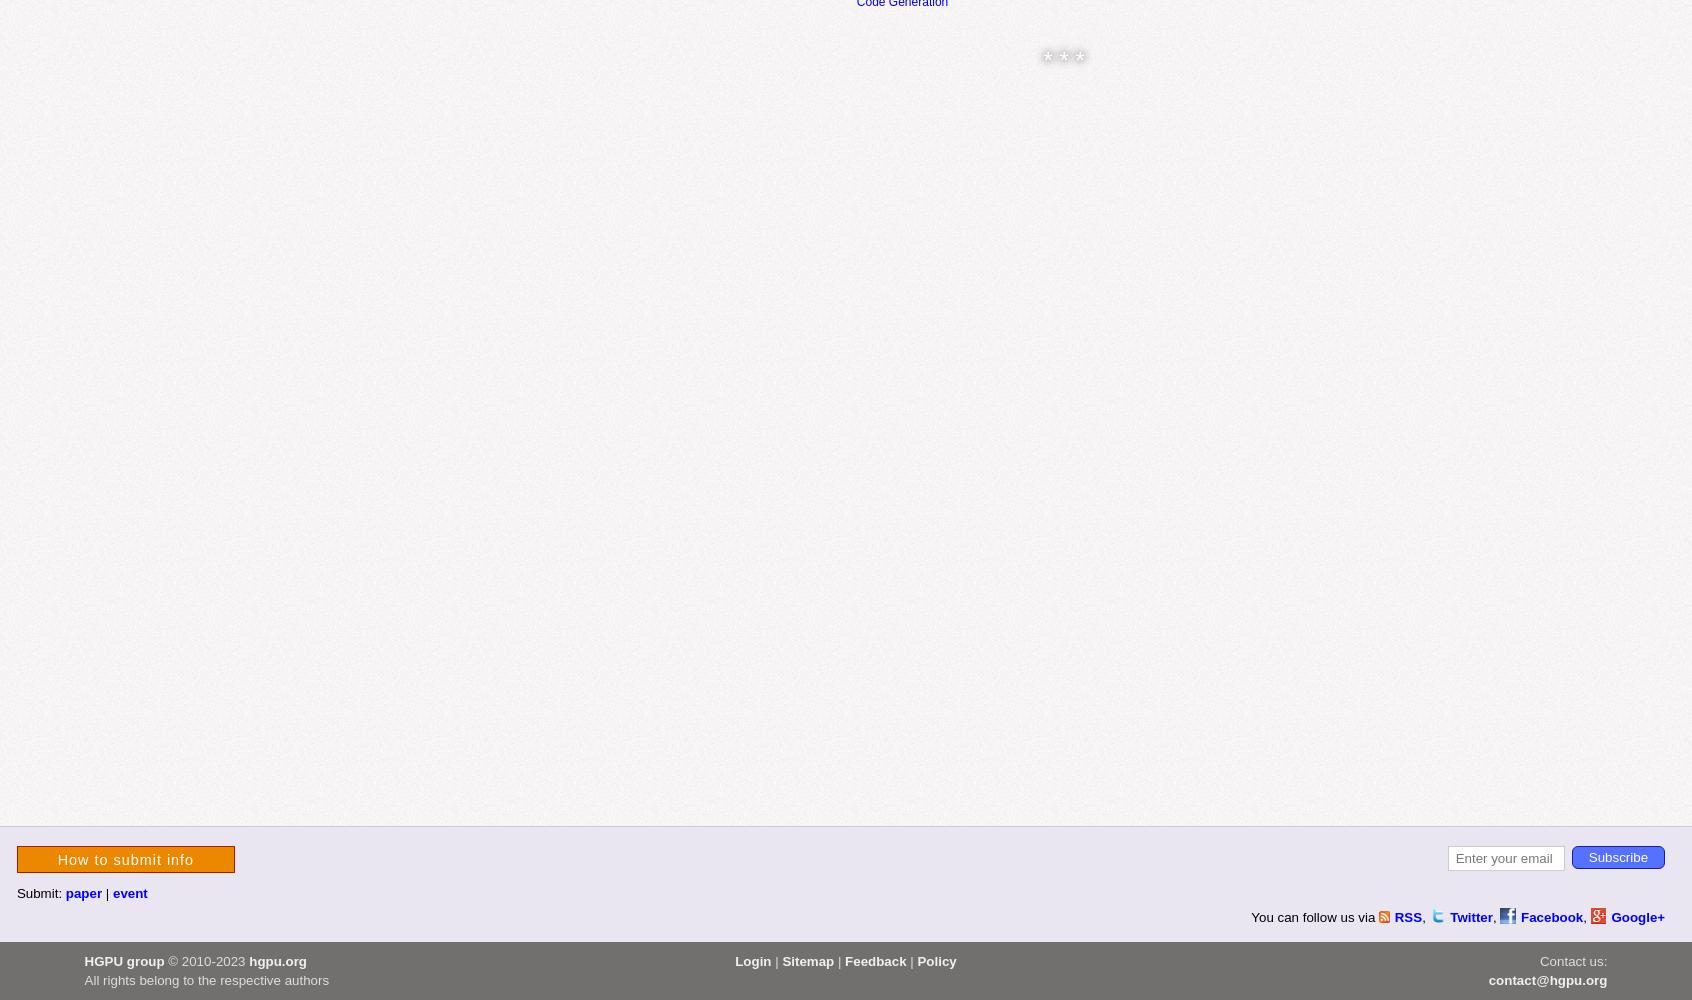  I want to click on 'Google+', so click(1609, 917).